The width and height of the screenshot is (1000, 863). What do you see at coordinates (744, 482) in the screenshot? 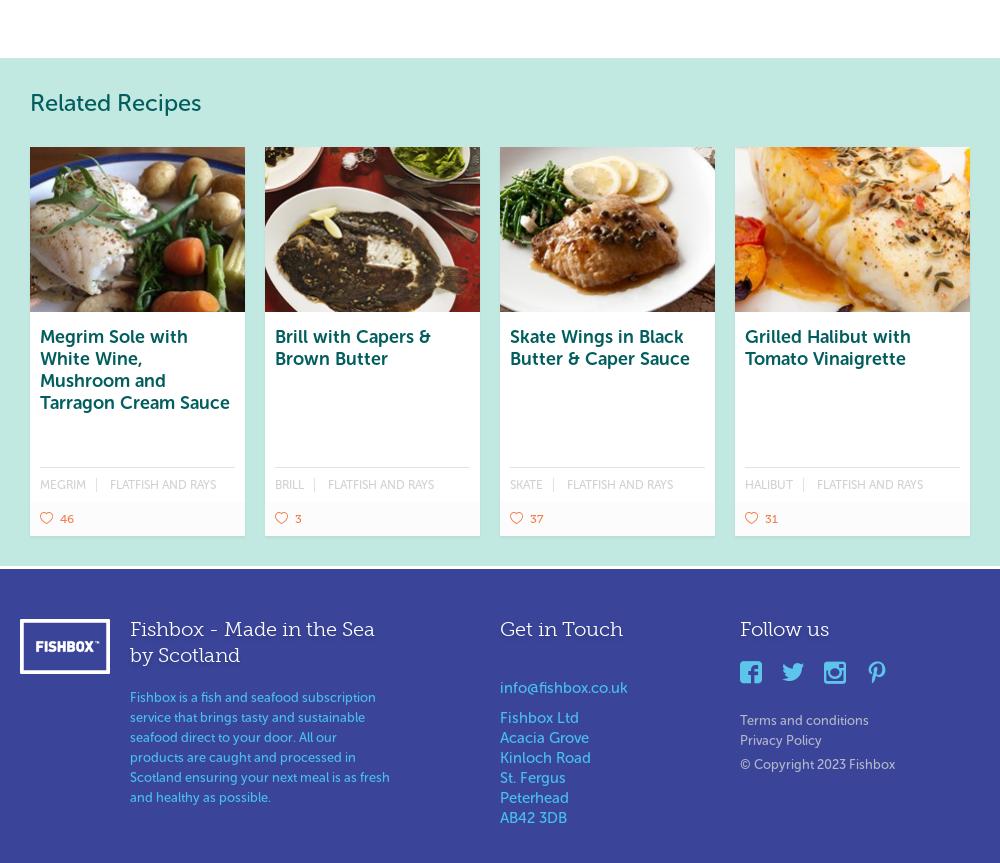
I see `'Halibut'` at bounding box center [744, 482].